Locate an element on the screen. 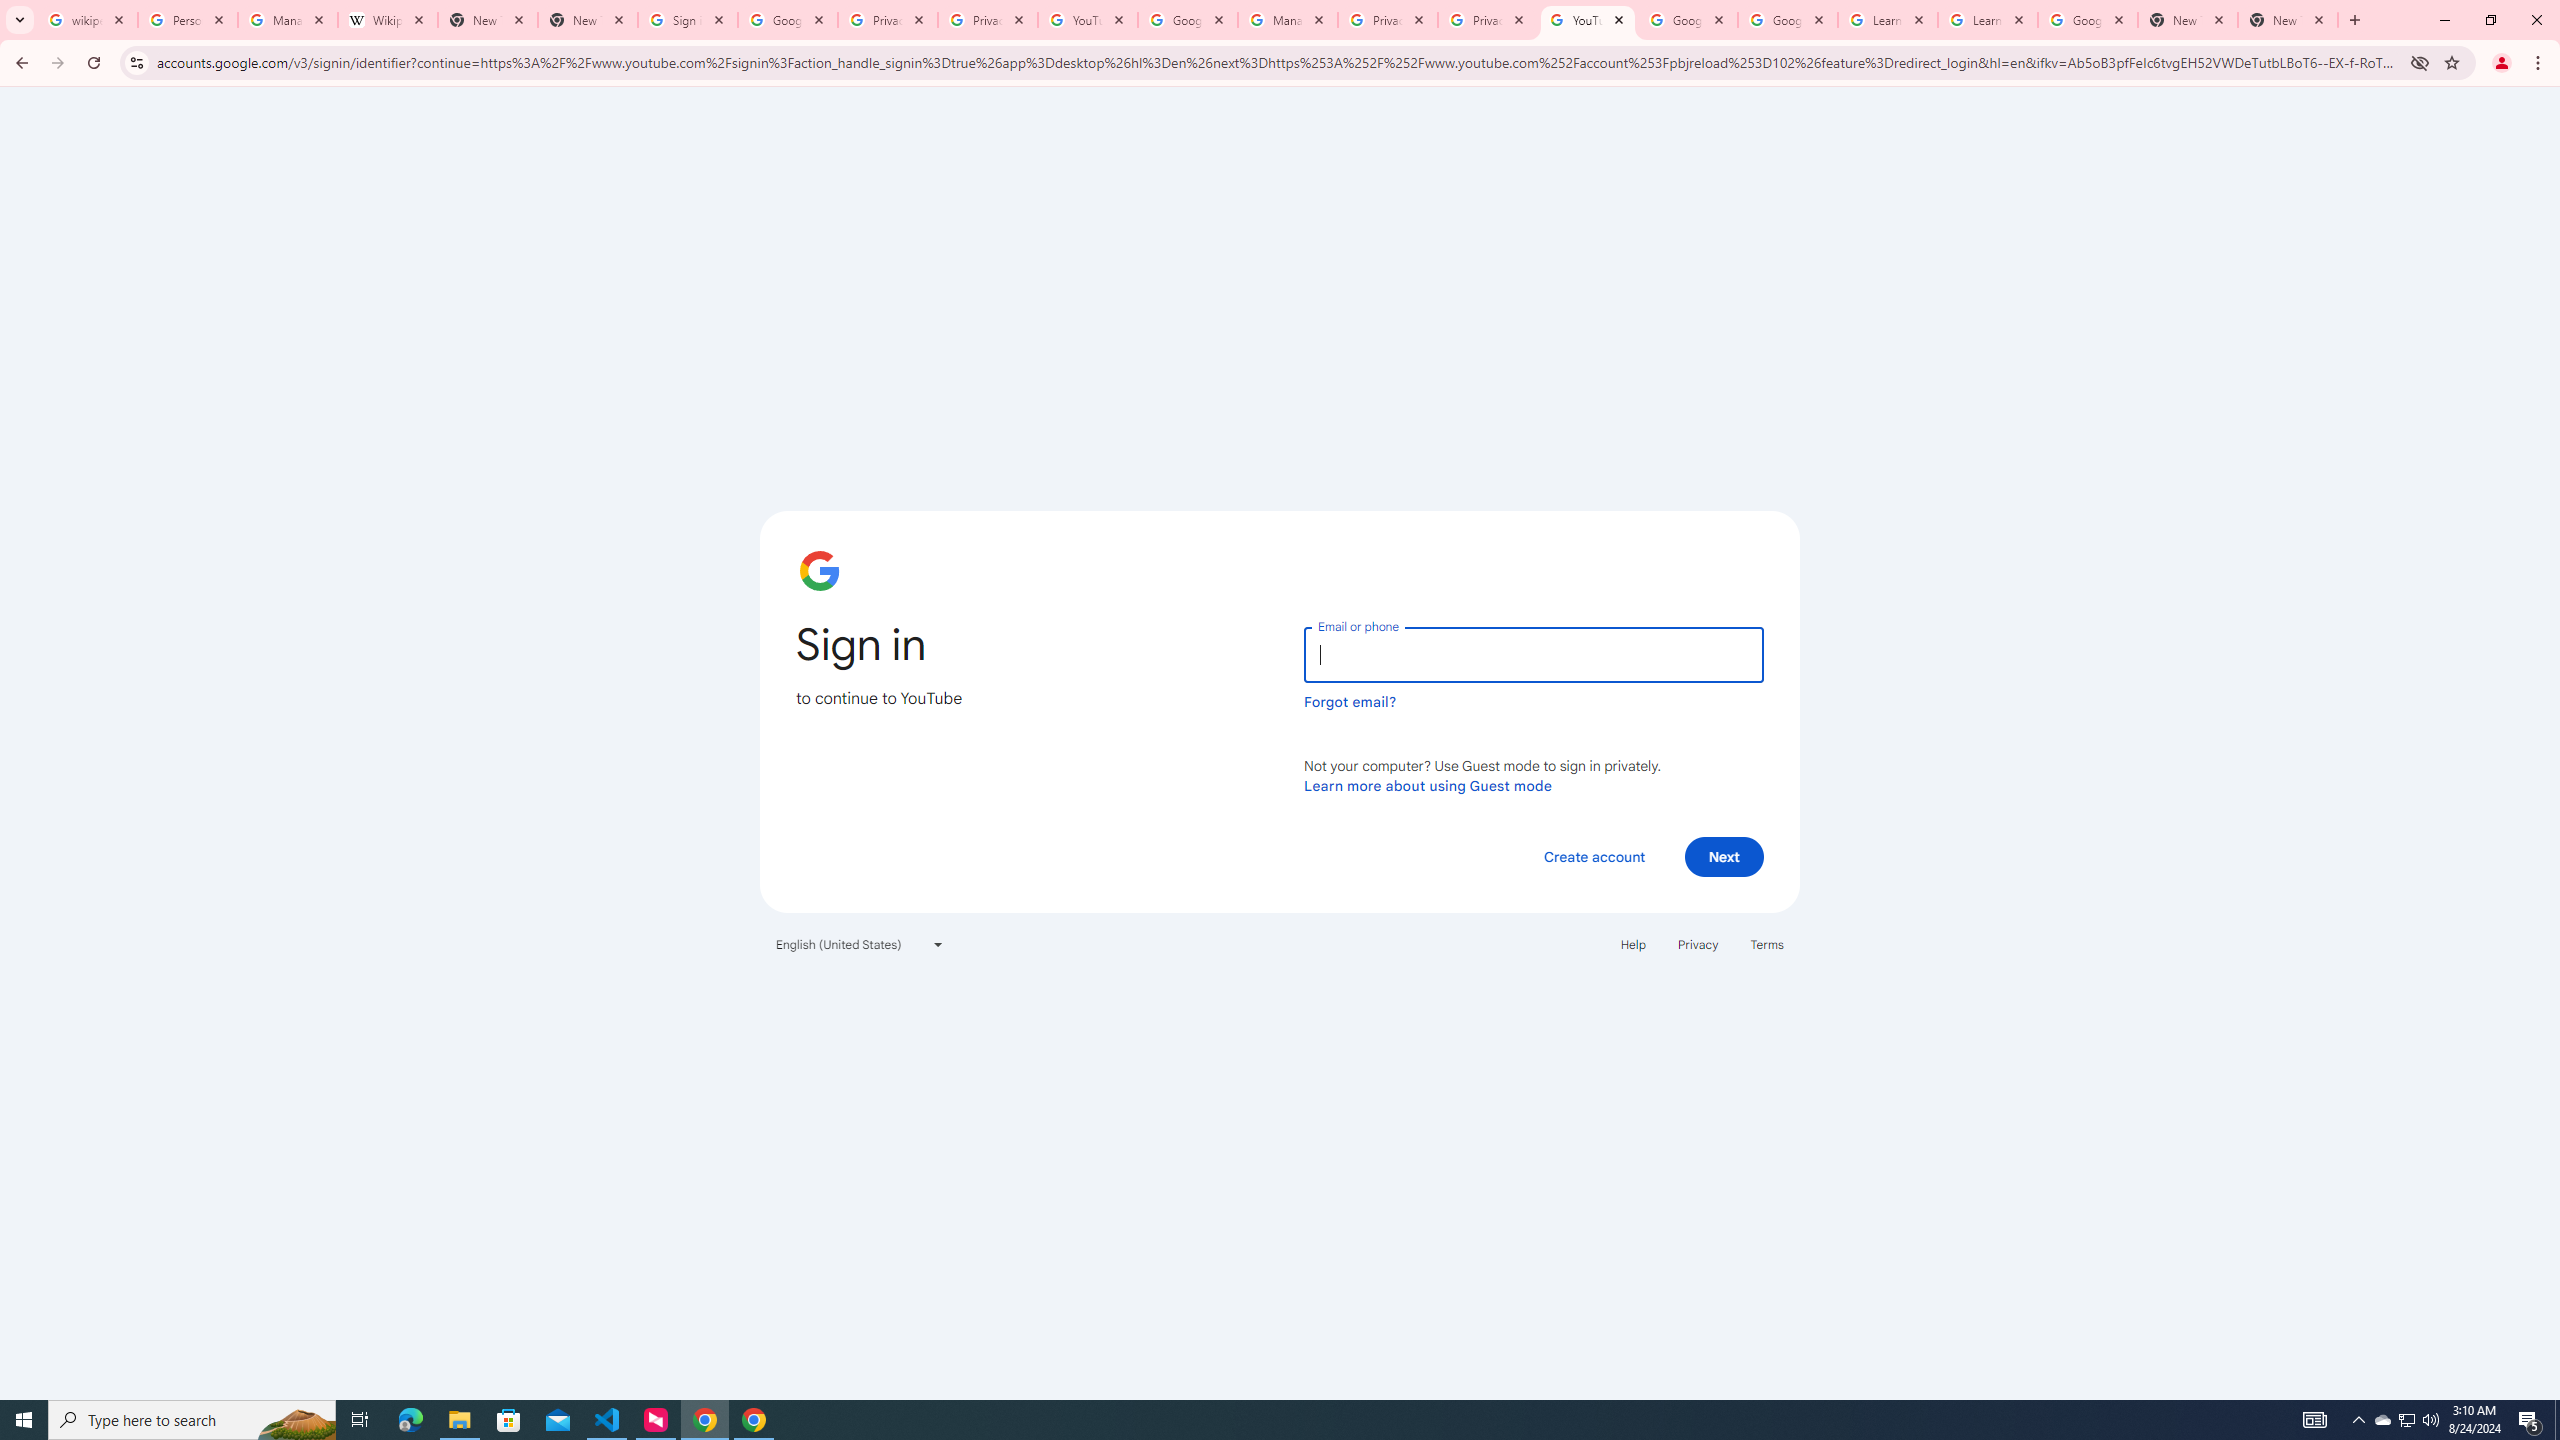 The width and height of the screenshot is (2560, 1440). 'Personalization & Google Search results - Google Search Help' is located at coordinates (186, 19).